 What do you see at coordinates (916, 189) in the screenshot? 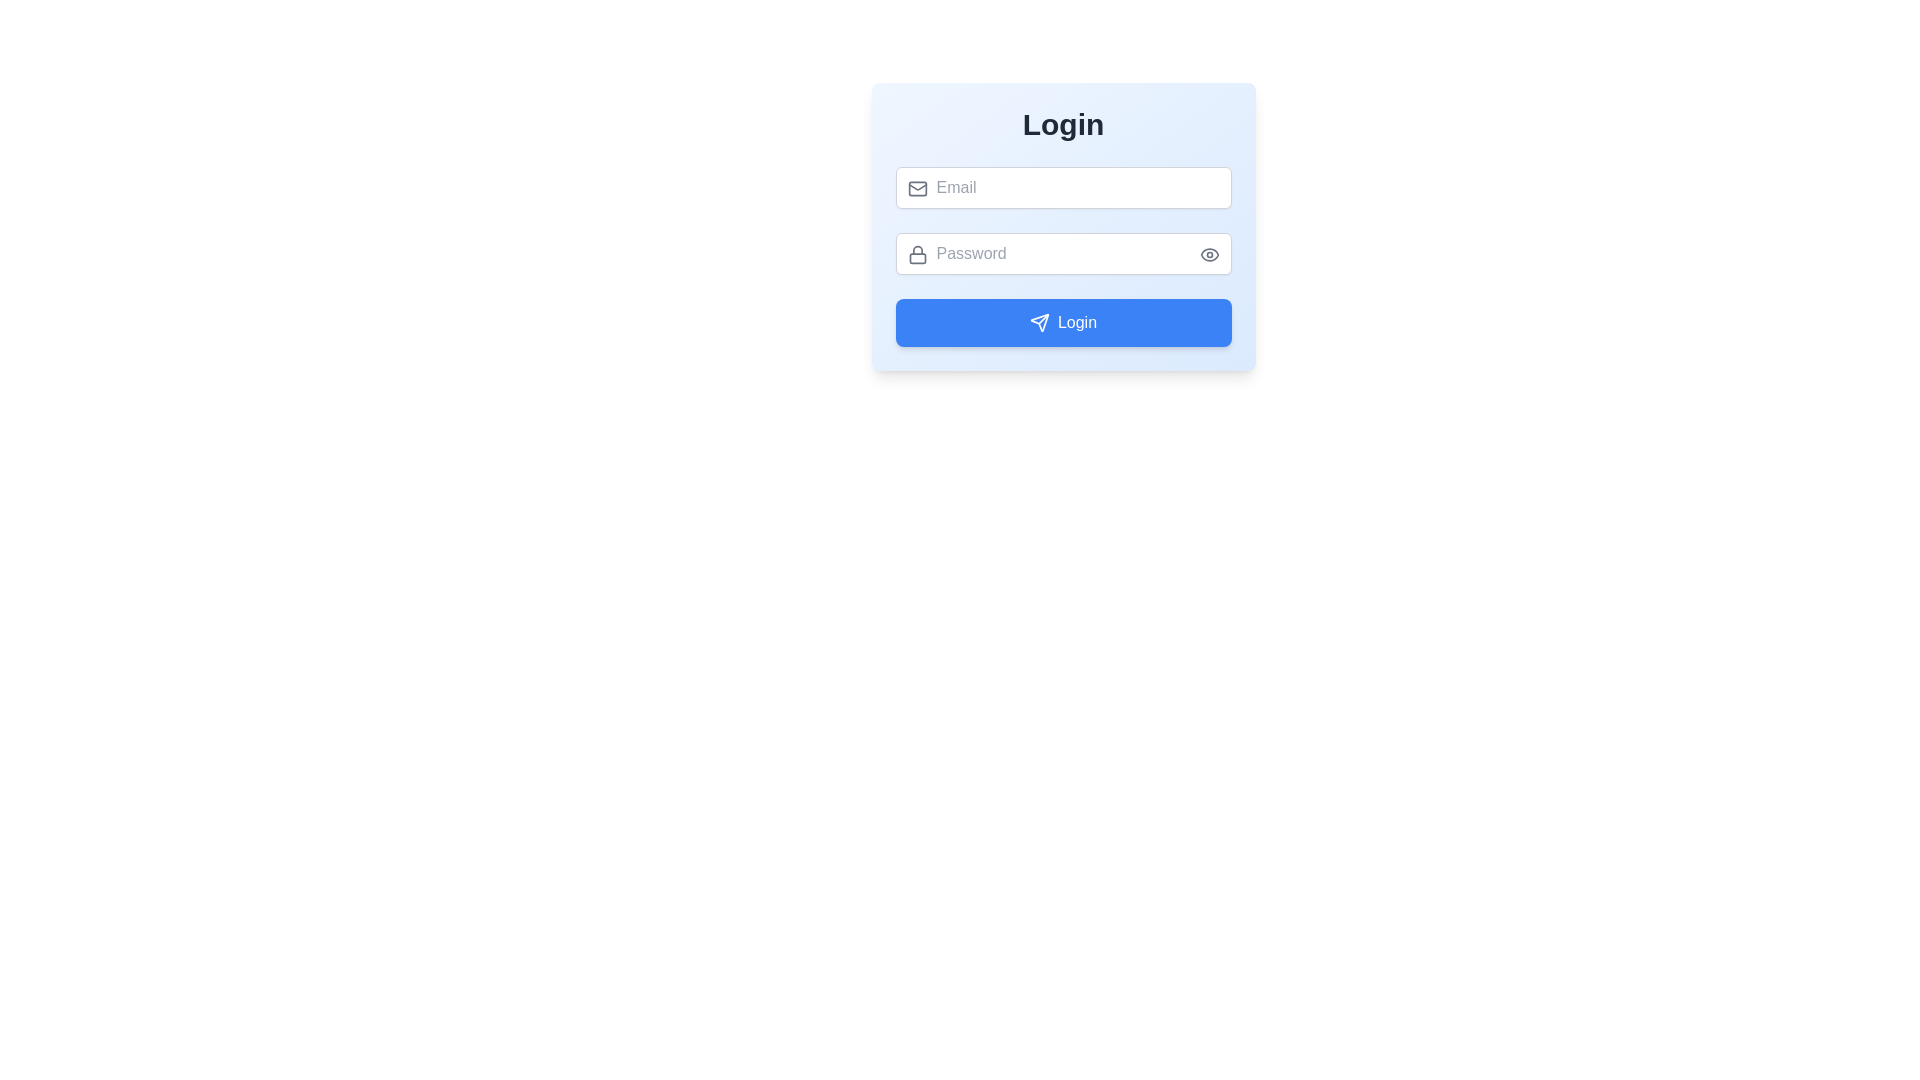
I see `the decorative email icon located immediately to the left of the email input field in the login form` at bounding box center [916, 189].